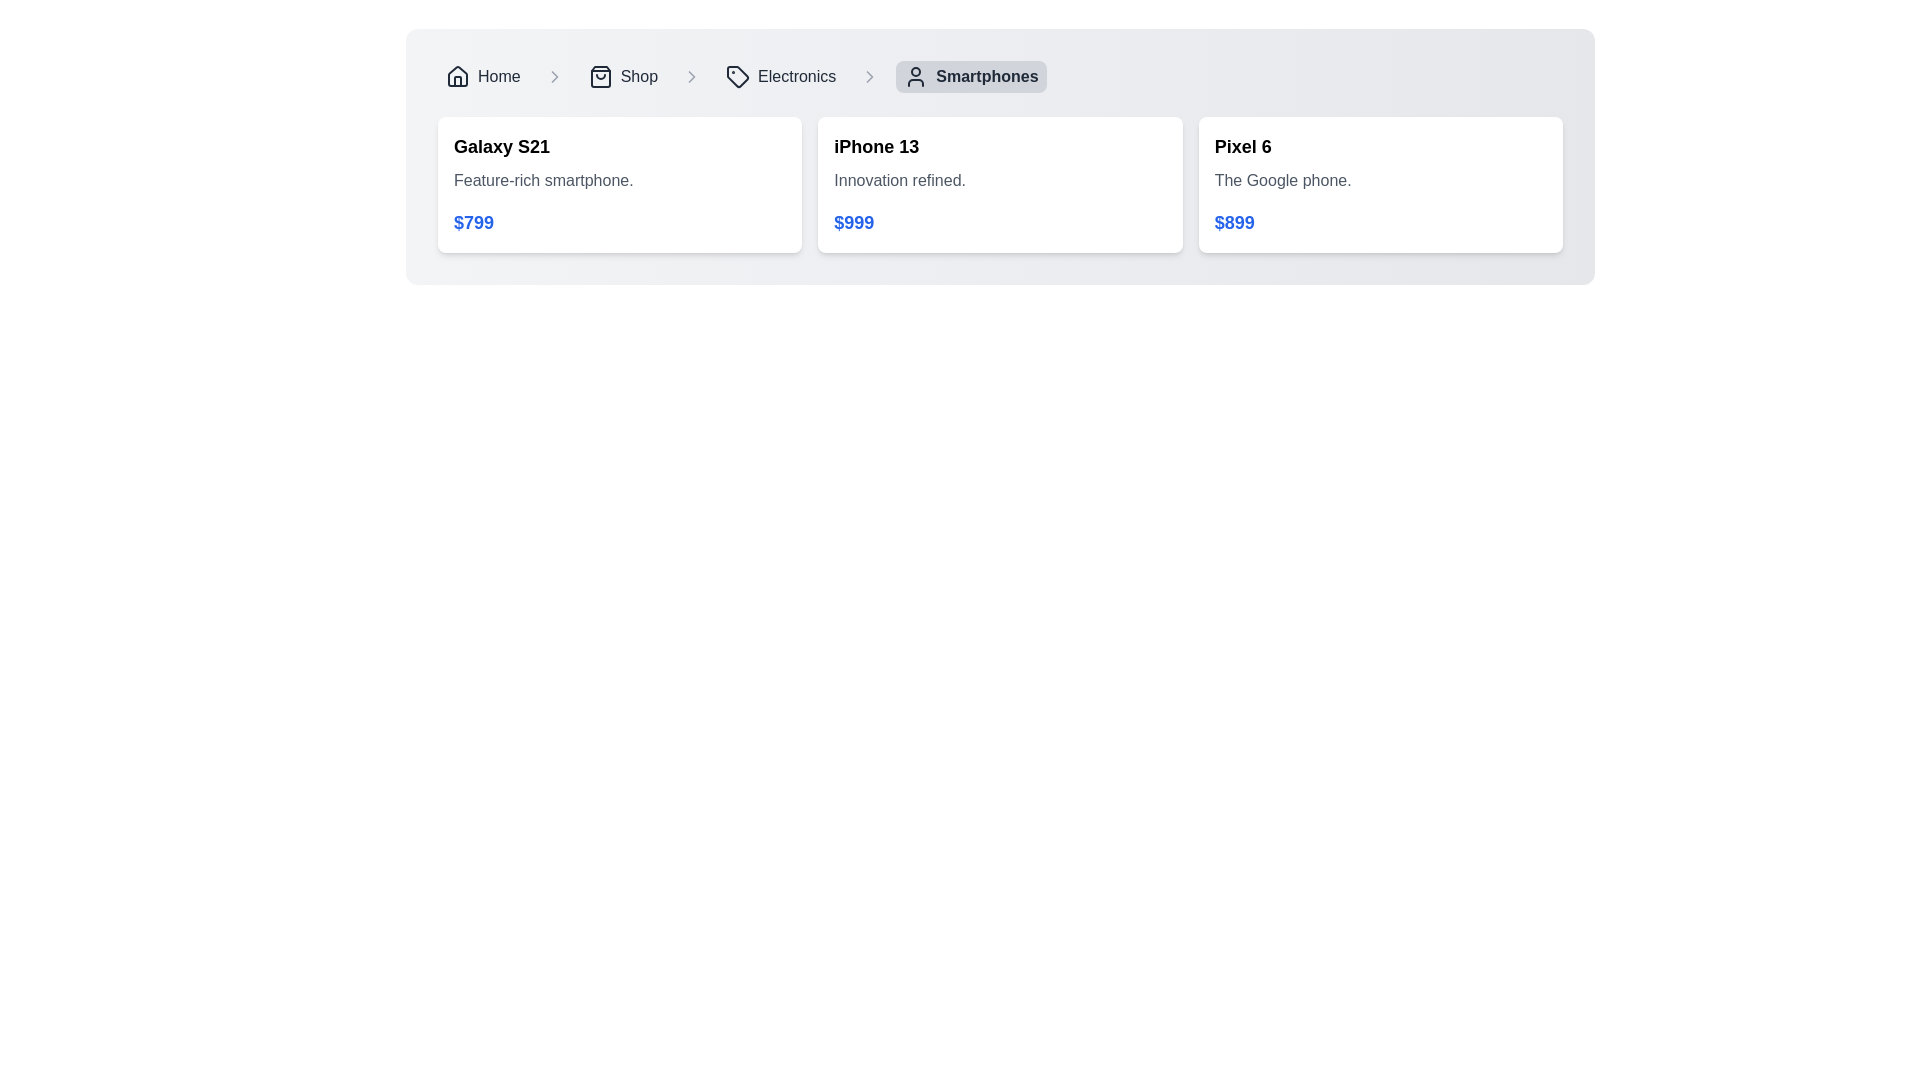  What do you see at coordinates (502, 145) in the screenshot?
I see `the 'Galaxy S21' text label, which is styled in a bold, enlarged font and serves as the title of a product card located at the upper section of the first item in a horizontal list of product cards` at bounding box center [502, 145].